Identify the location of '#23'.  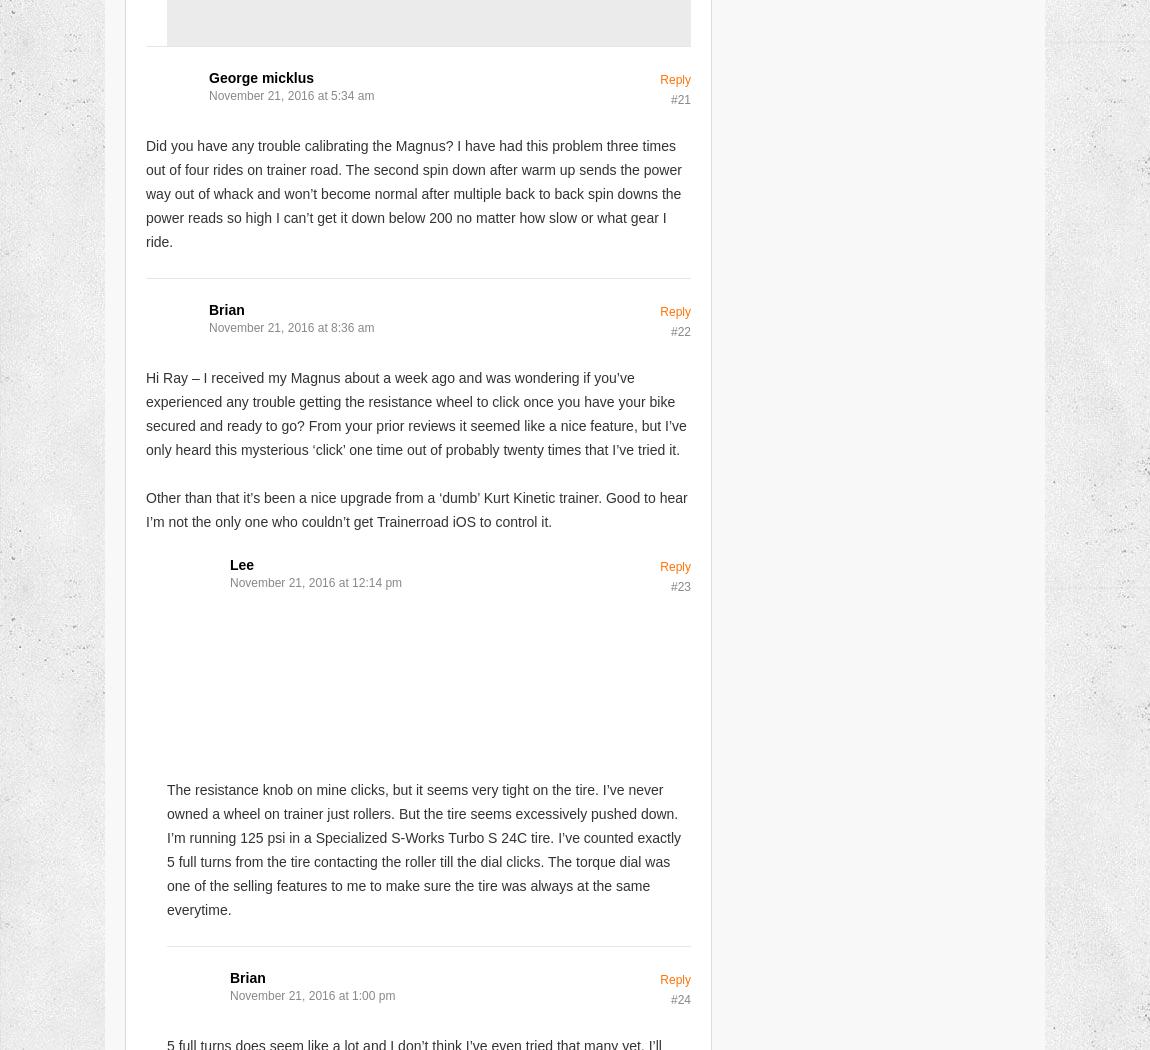
(679, 585).